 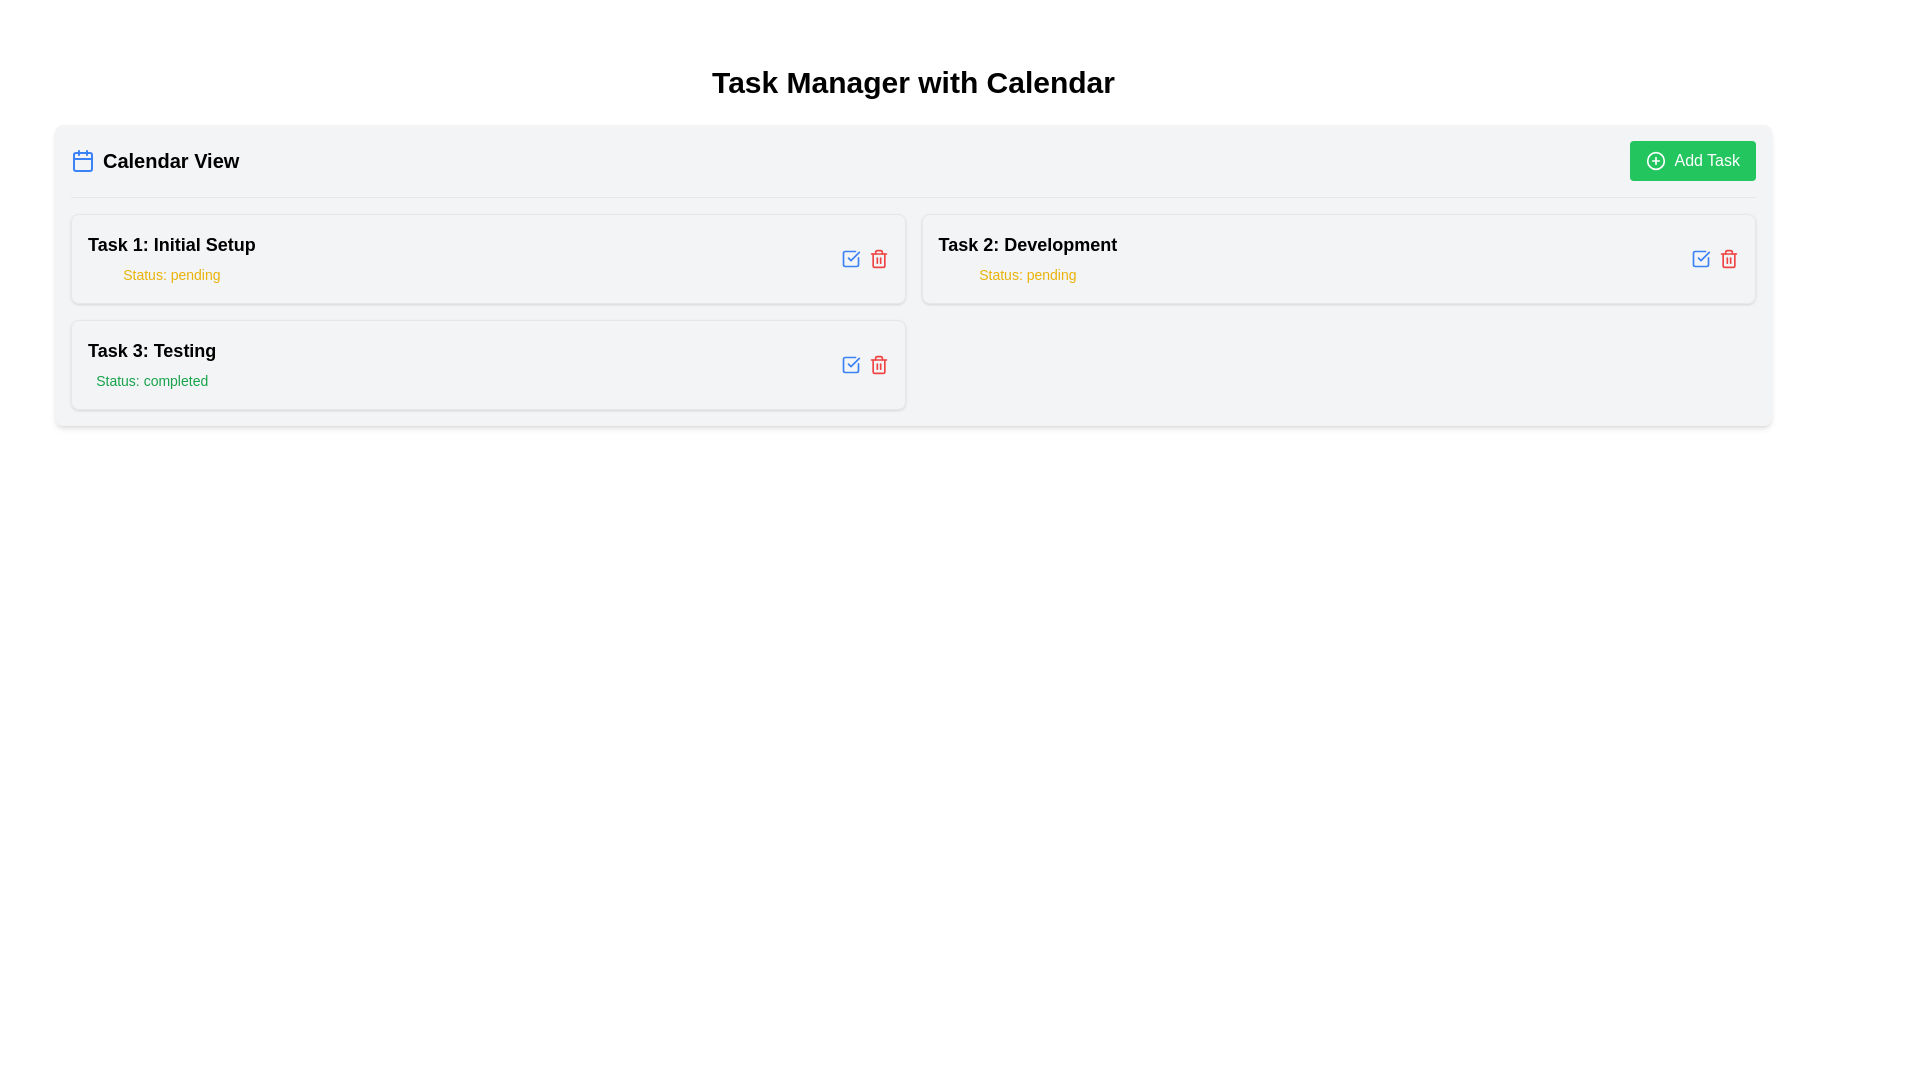 I want to click on the main body of the trash can icon within the SVG element next to 'Task 2: Development', so click(x=1727, y=258).